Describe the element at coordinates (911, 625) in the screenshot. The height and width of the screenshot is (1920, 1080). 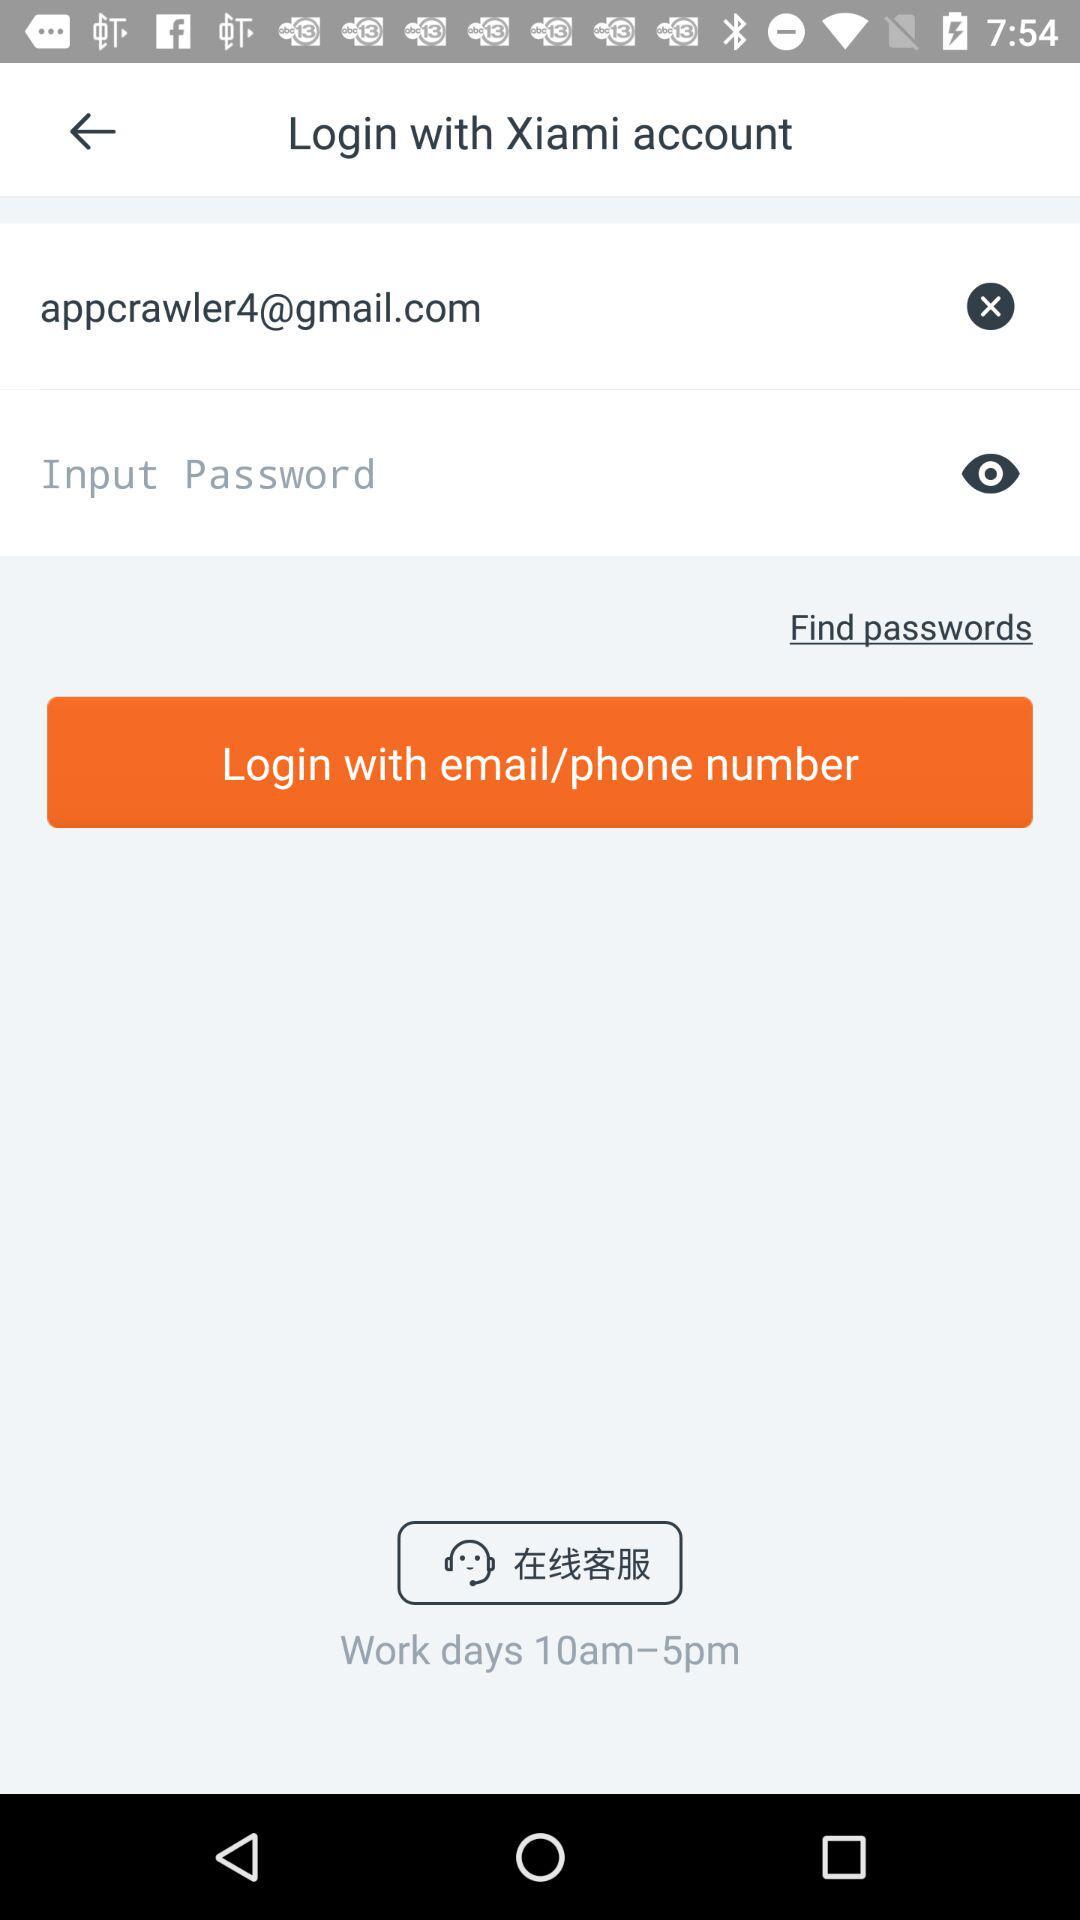
I see `the find passwords item` at that location.